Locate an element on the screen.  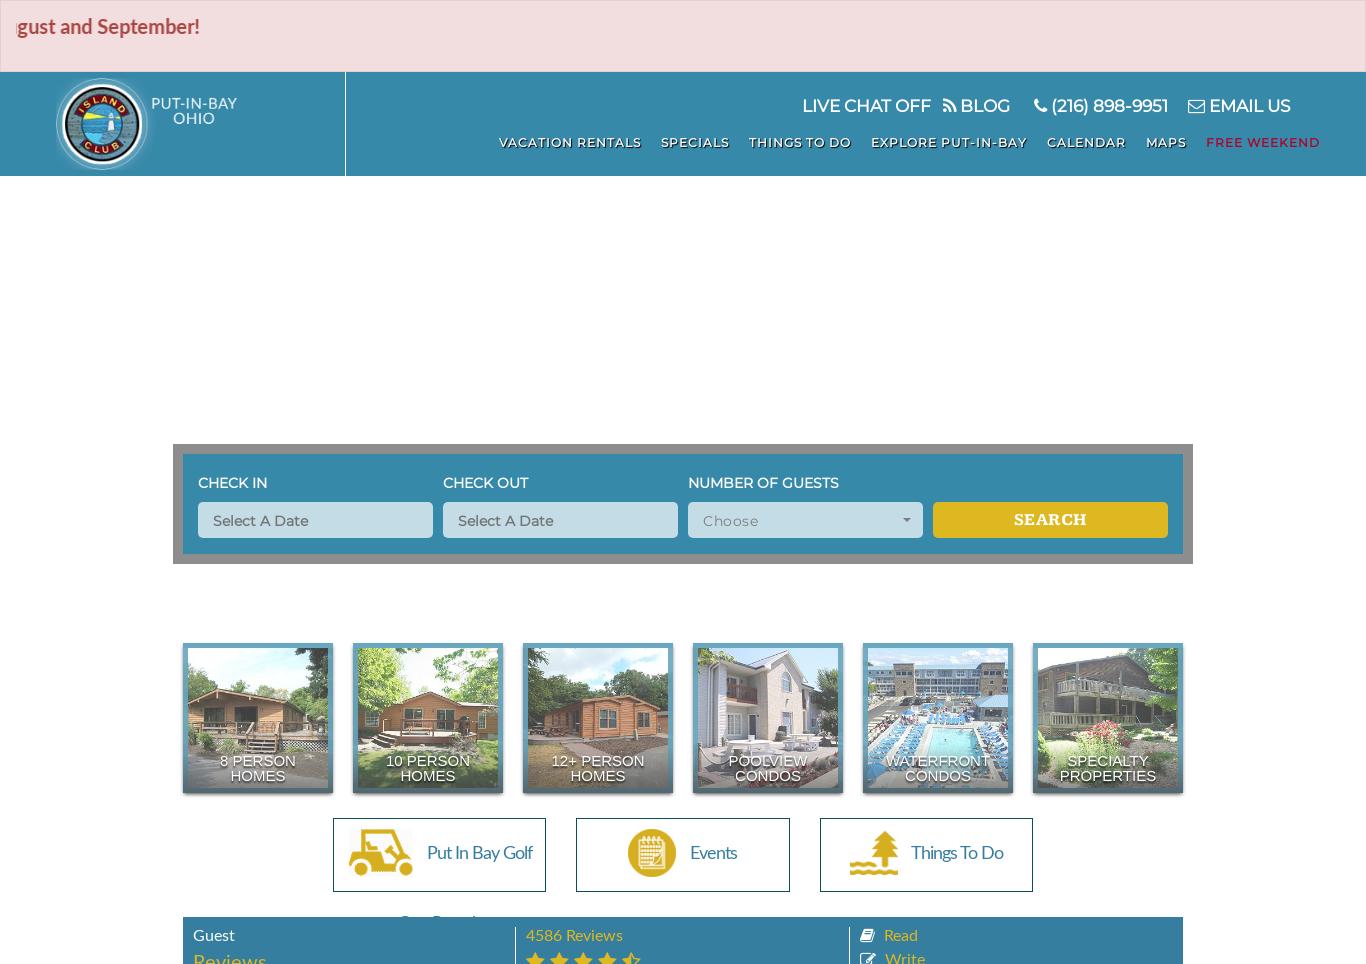
'Put In Bay Golf Cart Rentals' is located at coordinates (464, 888).